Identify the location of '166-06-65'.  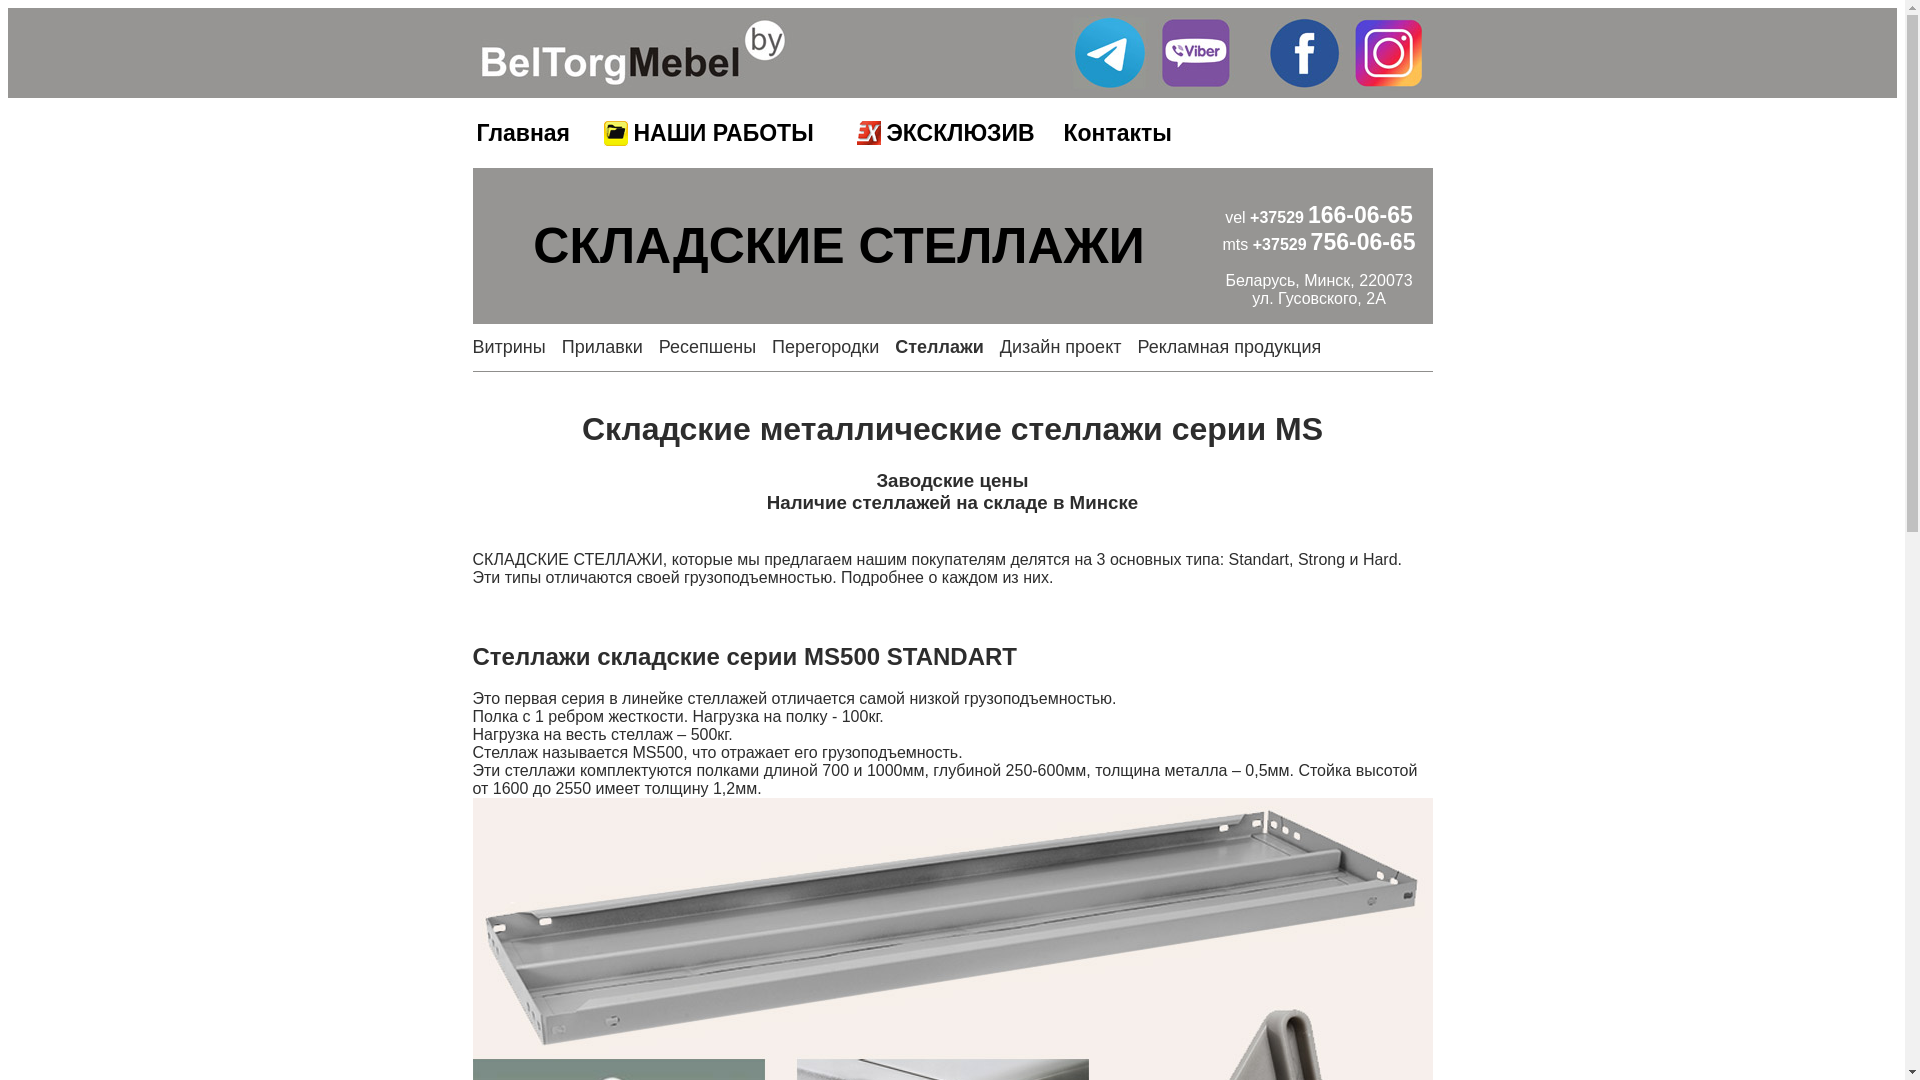
(1360, 215).